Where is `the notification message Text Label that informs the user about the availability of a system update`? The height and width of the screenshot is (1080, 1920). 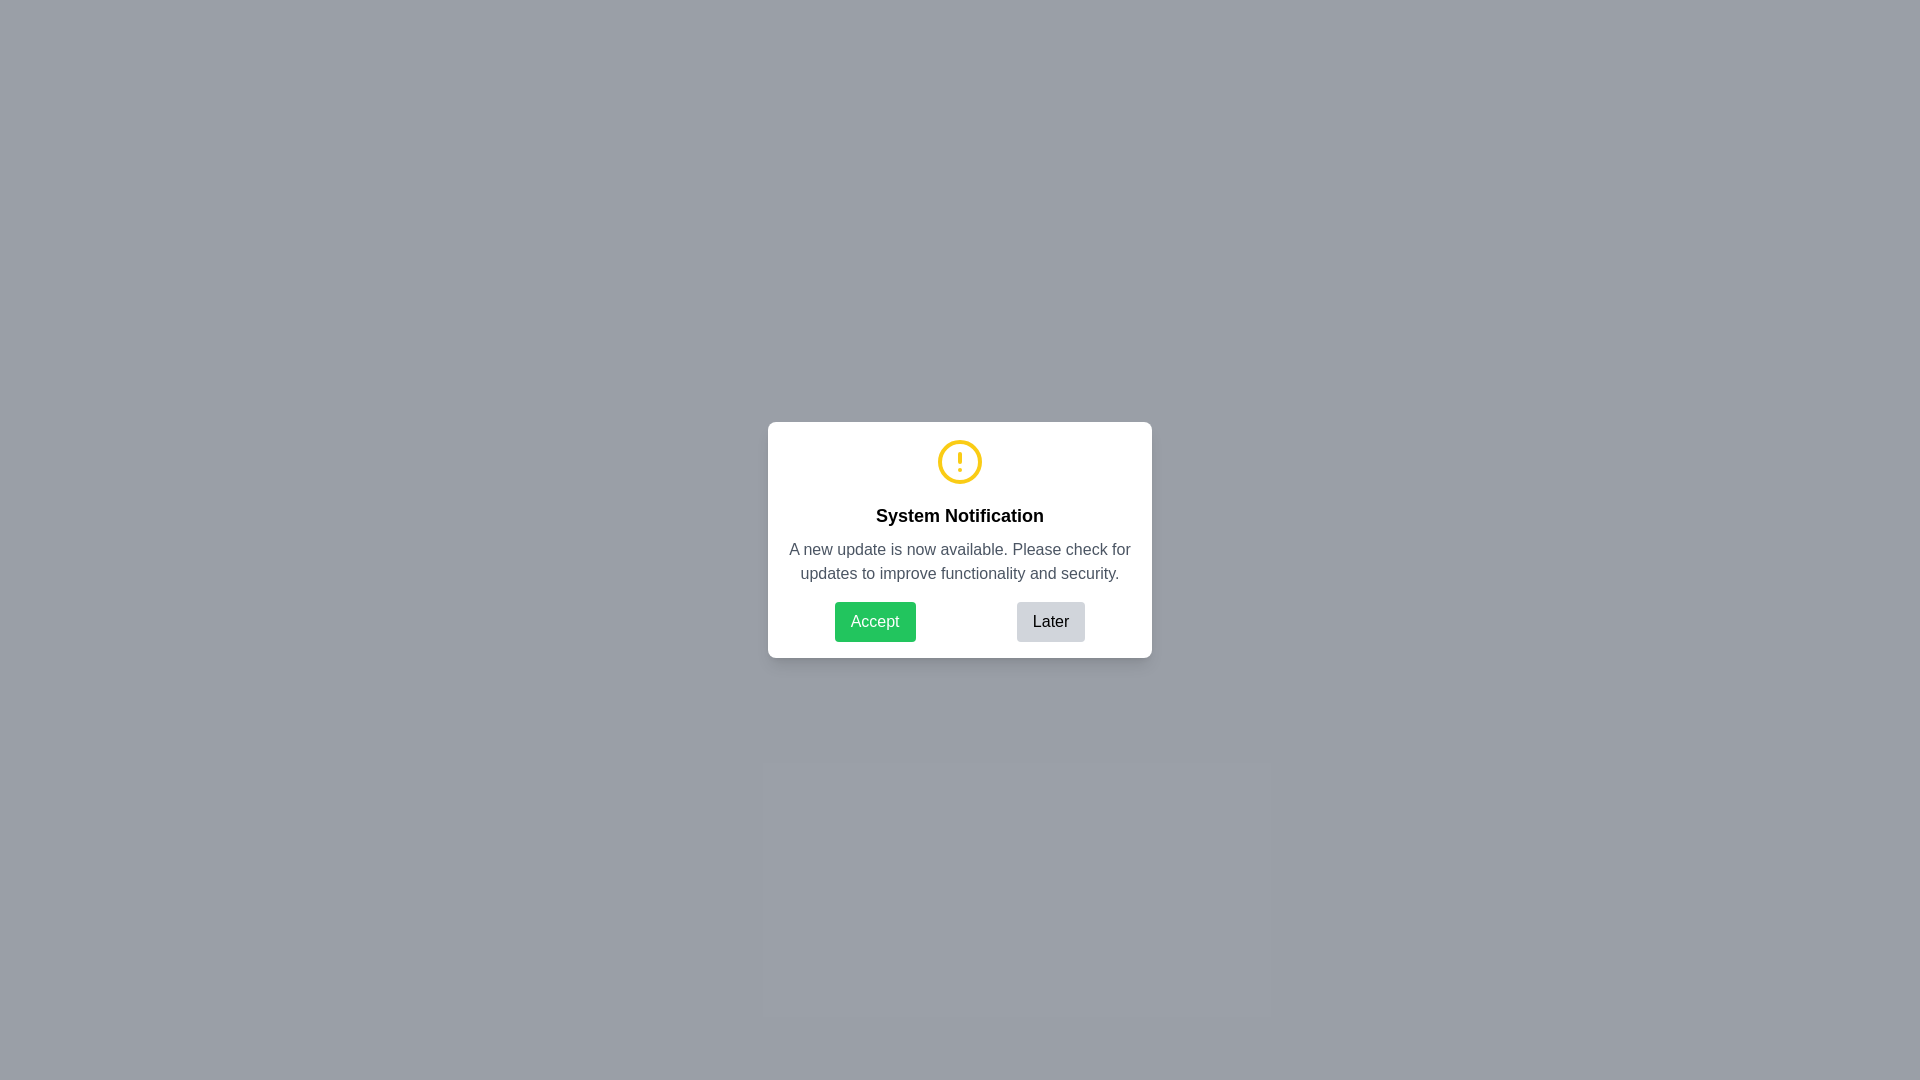 the notification message Text Label that informs the user about the availability of a system update is located at coordinates (960, 562).